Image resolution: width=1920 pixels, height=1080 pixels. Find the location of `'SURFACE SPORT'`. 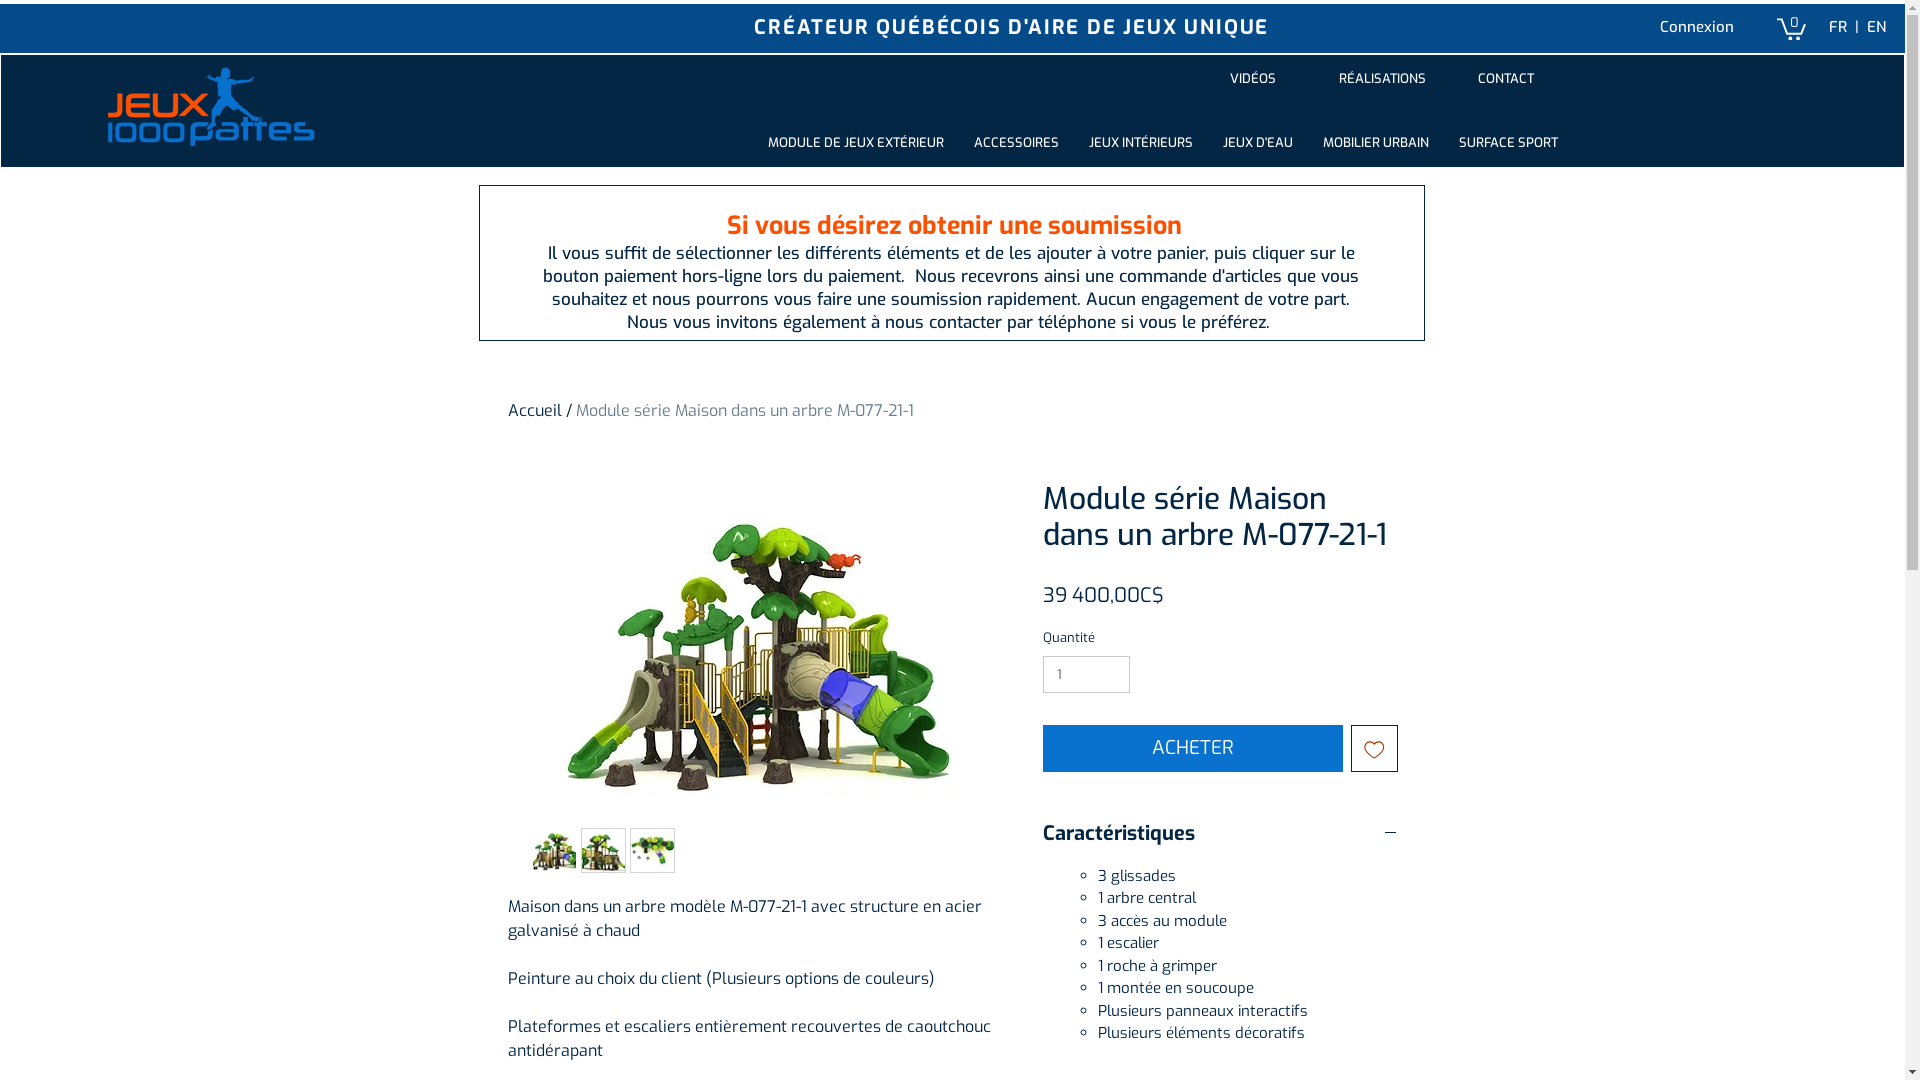

'SURFACE SPORT' is located at coordinates (1508, 141).